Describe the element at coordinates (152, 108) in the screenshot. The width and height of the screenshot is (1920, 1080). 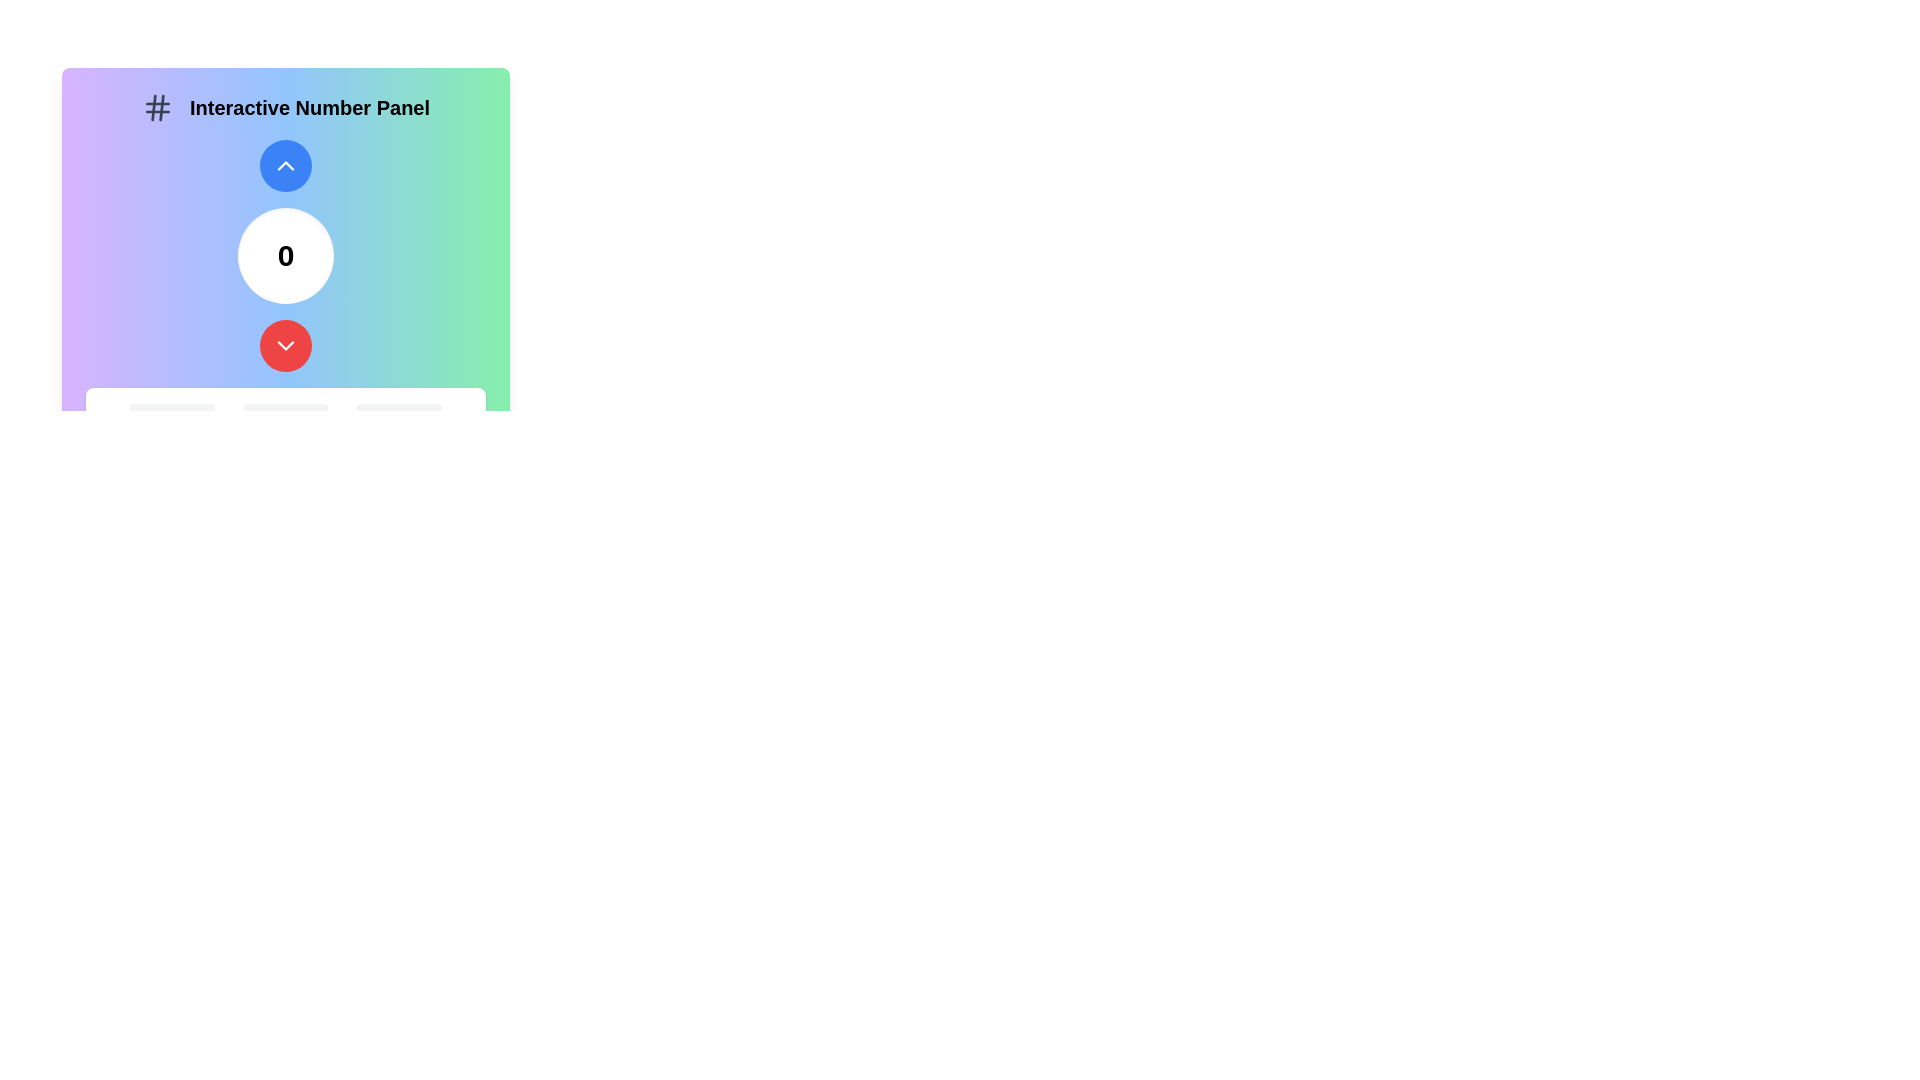
I see `the second vertical line of the hash (#) symbol within the SVG graphic, which is centrally aligned and slightly offset to the right from the first line` at that location.